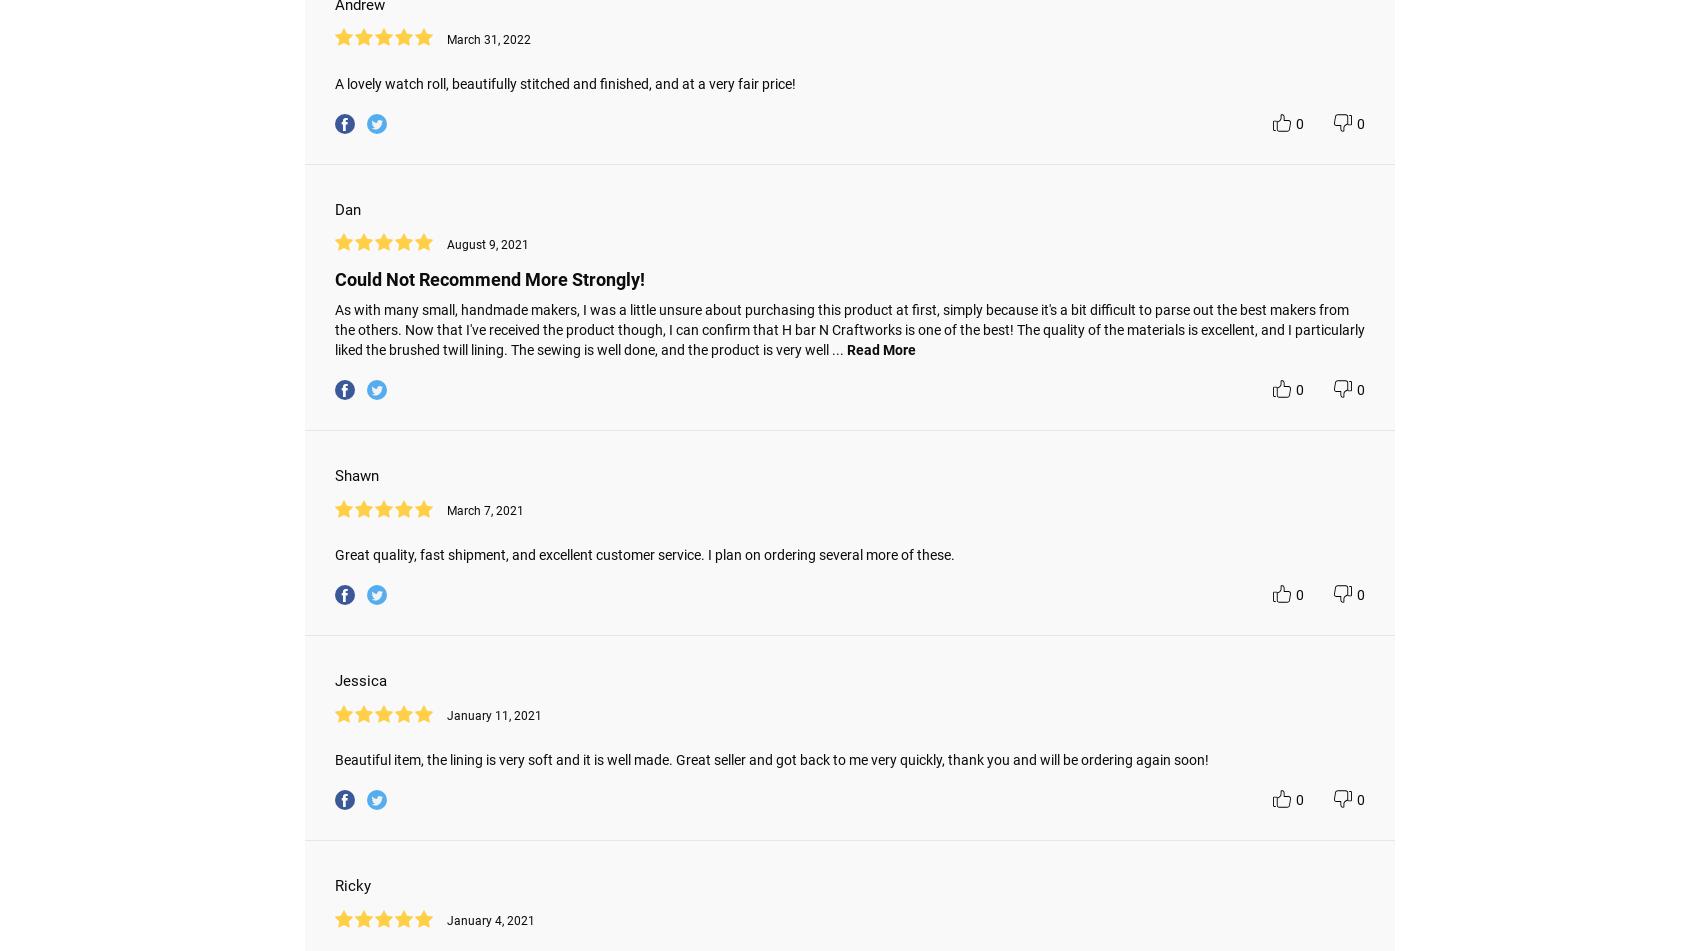 This screenshot has width=1700, height=951. What do you see at coordinates (881, 349) in the screenshot?
I see `'Read More'` at bounding box center [881, 349].